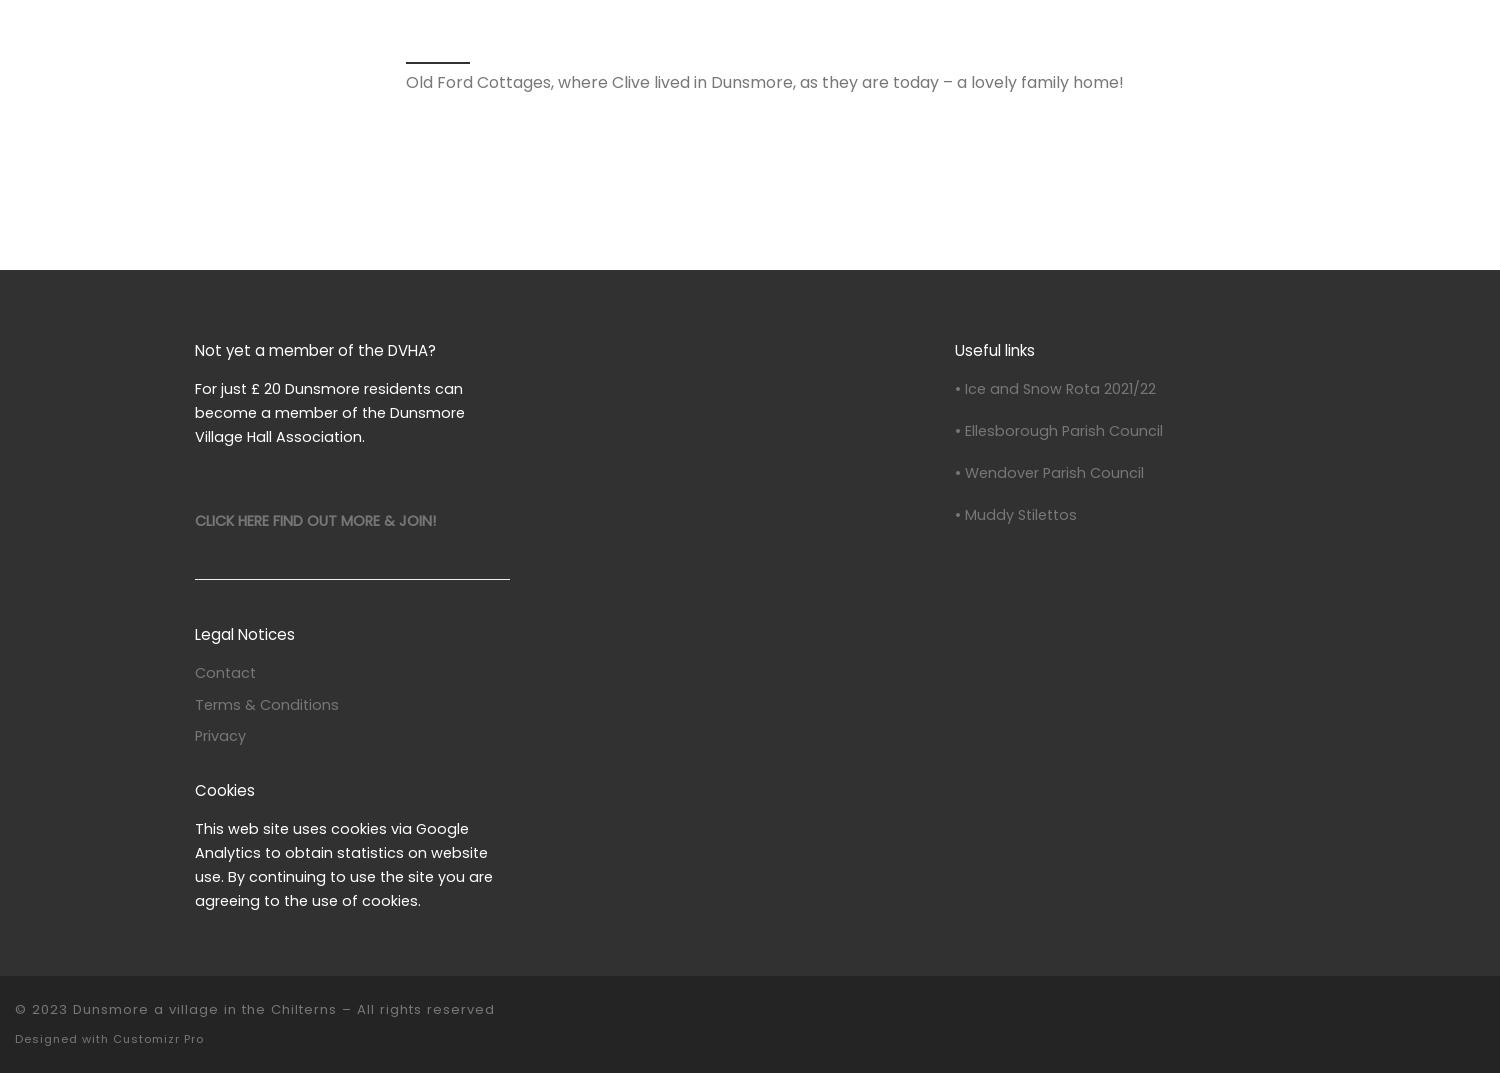 The width and height of the screenshot is (1500, 1073). What do you see at coordinates (267, 703) in the screenshot?
I see `'Terms & Conditions'` at bounding box center [267, 703].